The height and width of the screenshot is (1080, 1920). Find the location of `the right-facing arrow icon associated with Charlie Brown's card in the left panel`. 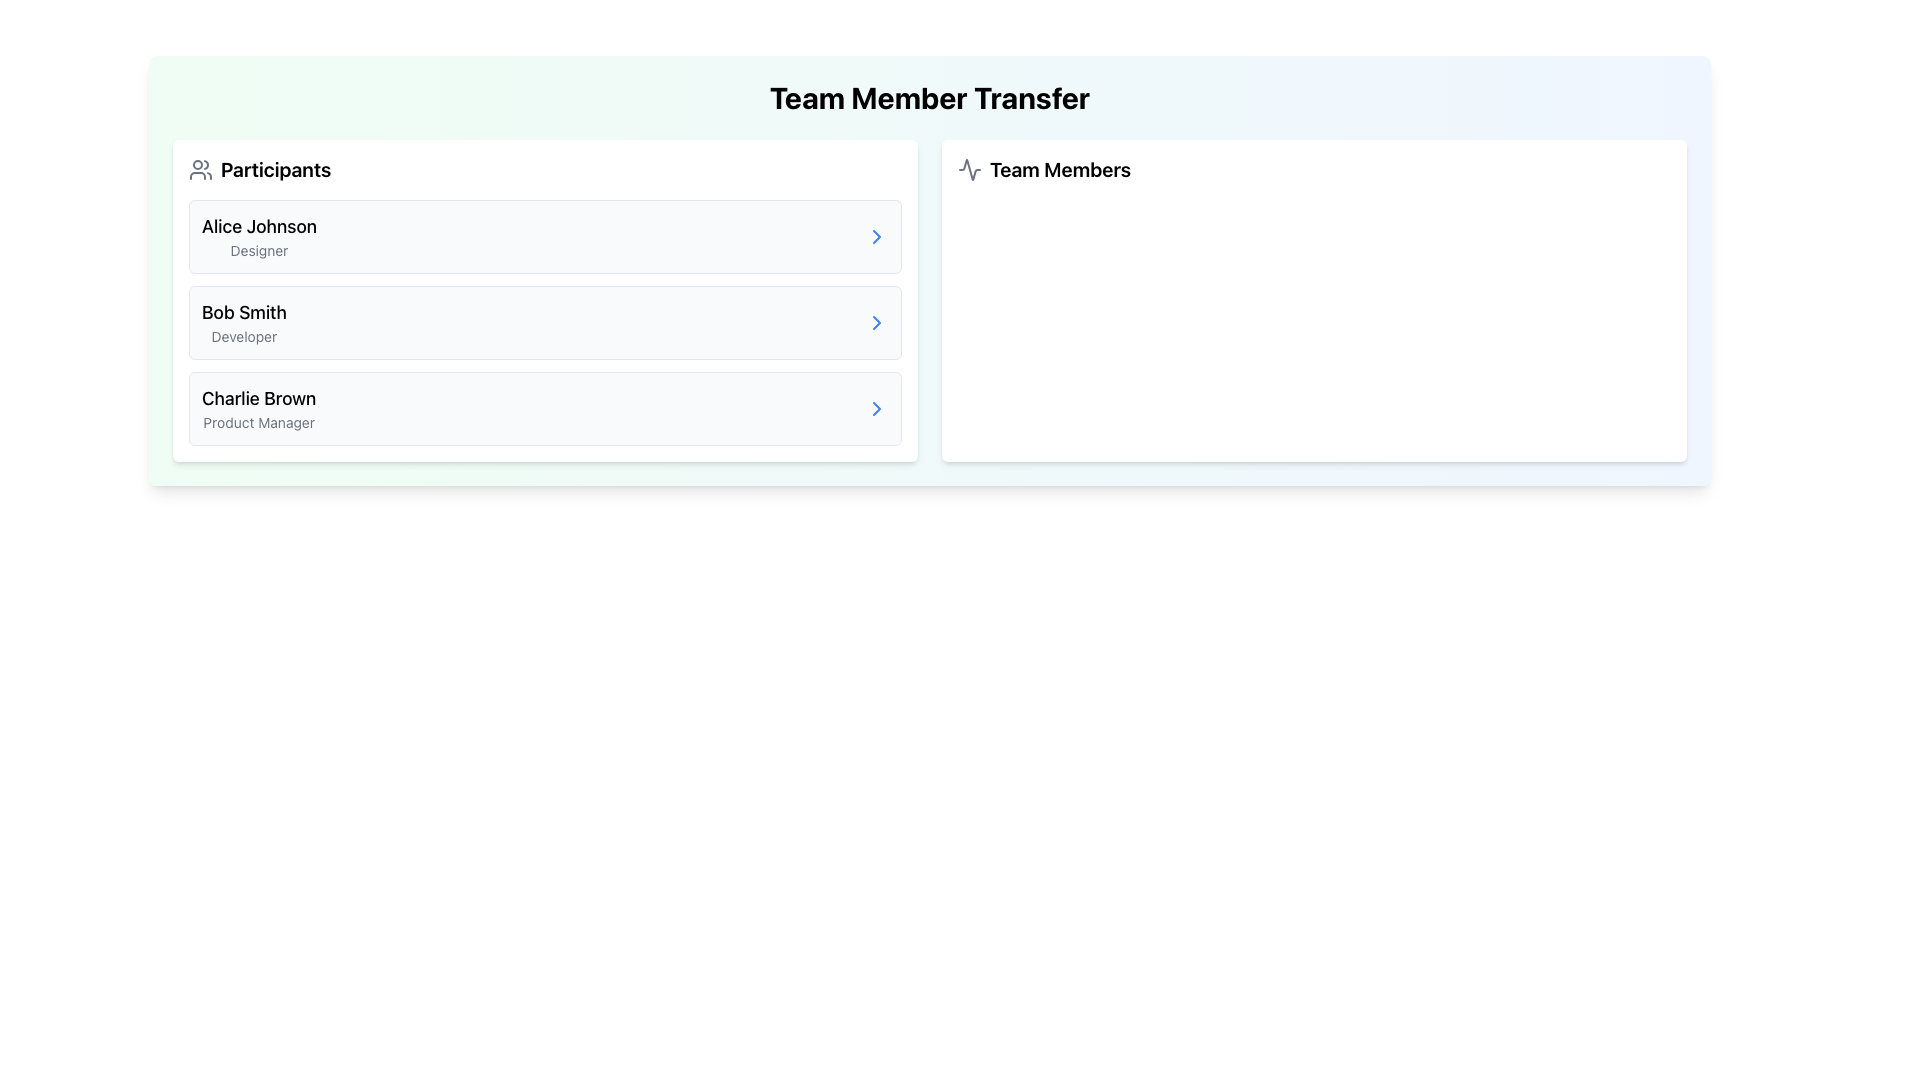

the right-facing arrow icon associated with Charlie Brown's card in the left panel is located at coordinates (877, 407).